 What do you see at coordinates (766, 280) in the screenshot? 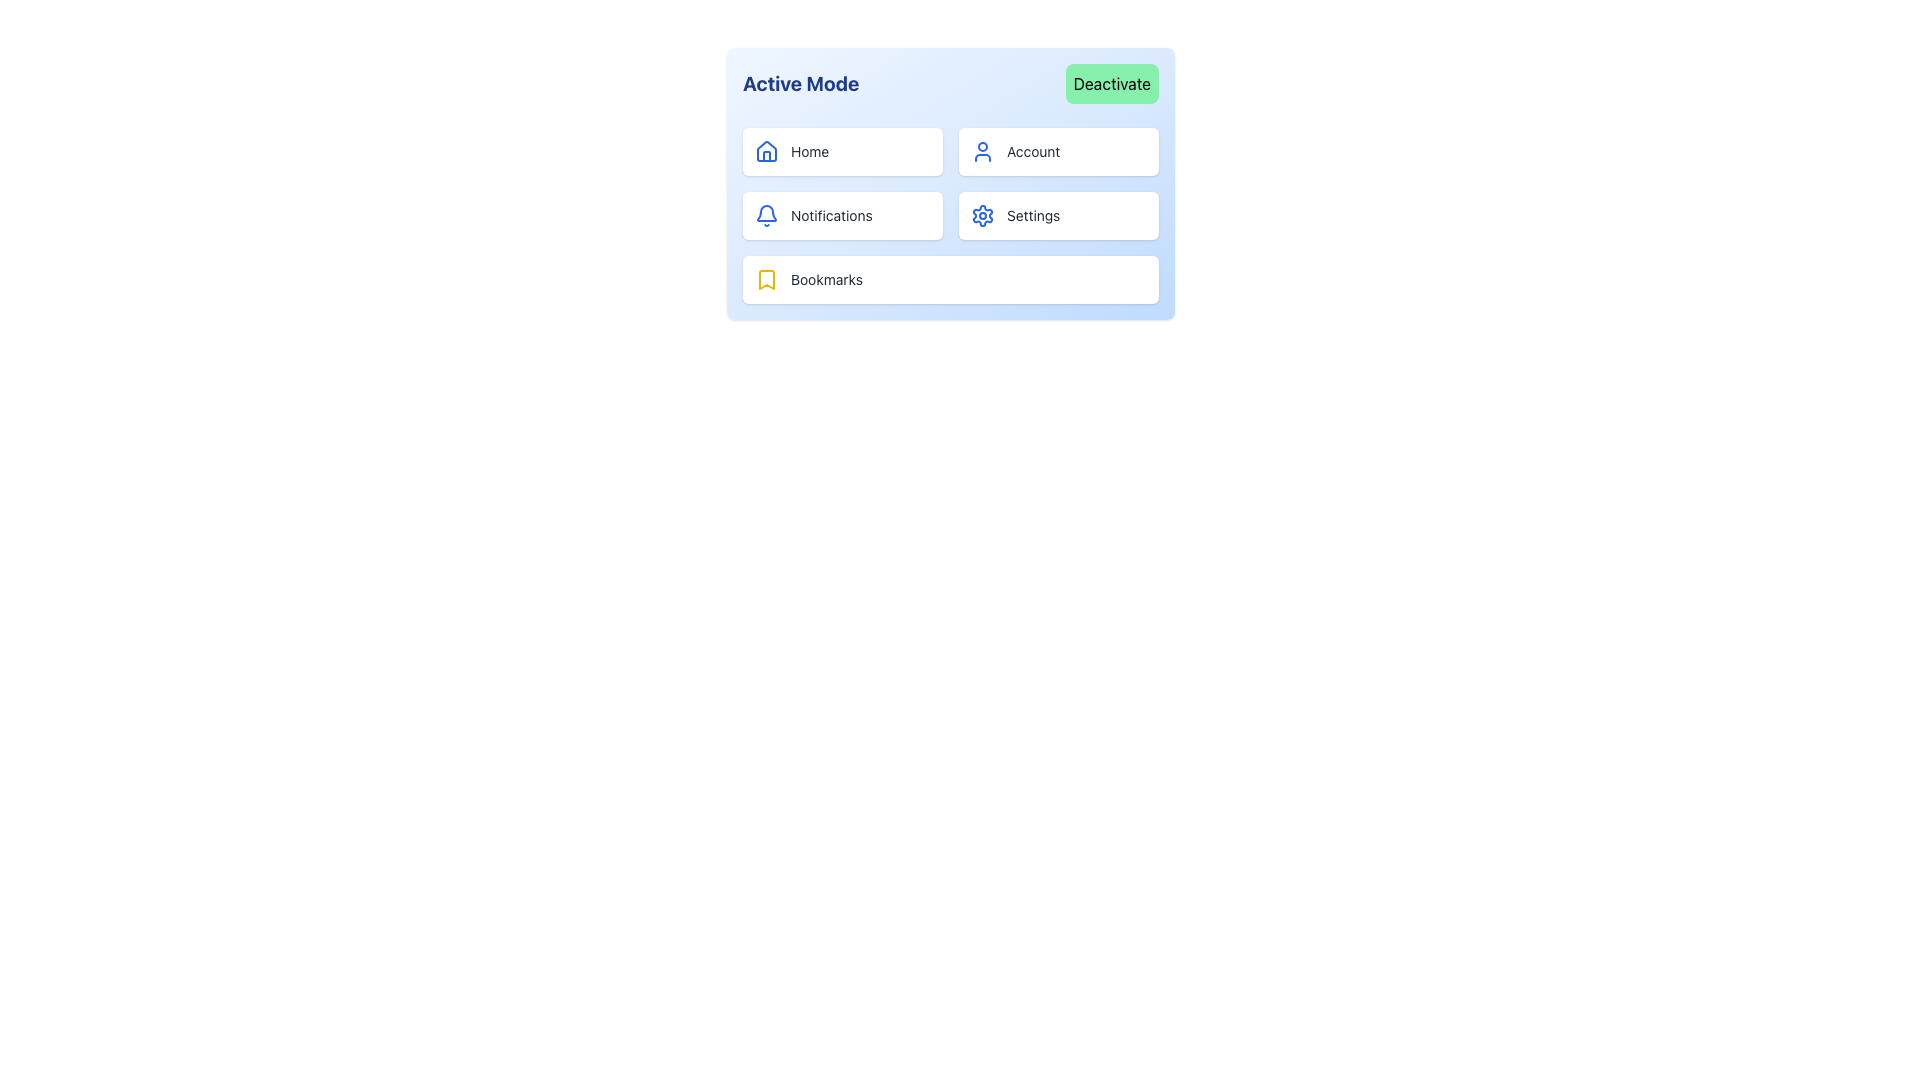
I see `the bookmark icon located at the bottom left corner of the 'Active Mode' blue box, which is next to the text label for 'Bookmarks'` at bounding box center [766, 280].